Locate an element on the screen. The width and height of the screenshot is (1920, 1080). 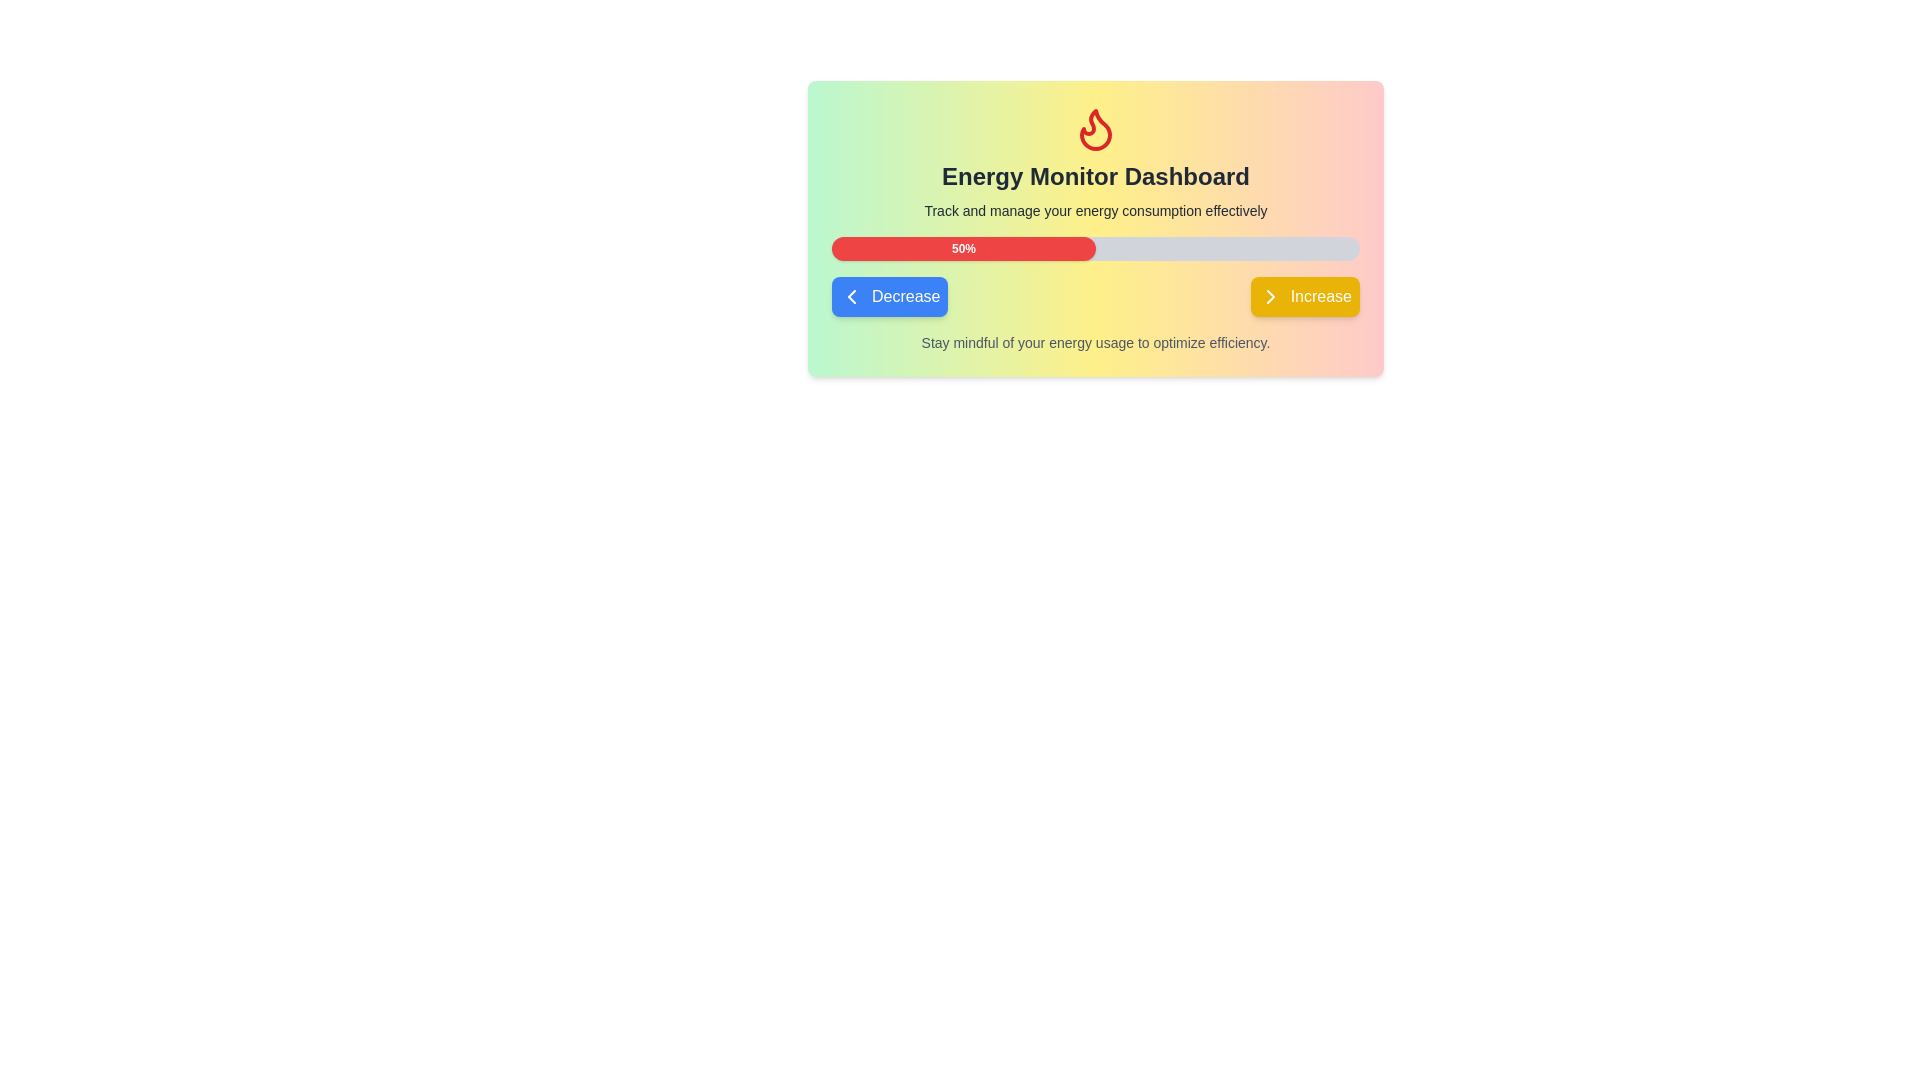
the 'Decrease' button text, which is styled with white text on a blue background and is part of a button-like structure located below the progress bar is located at coordinates (905, 297).